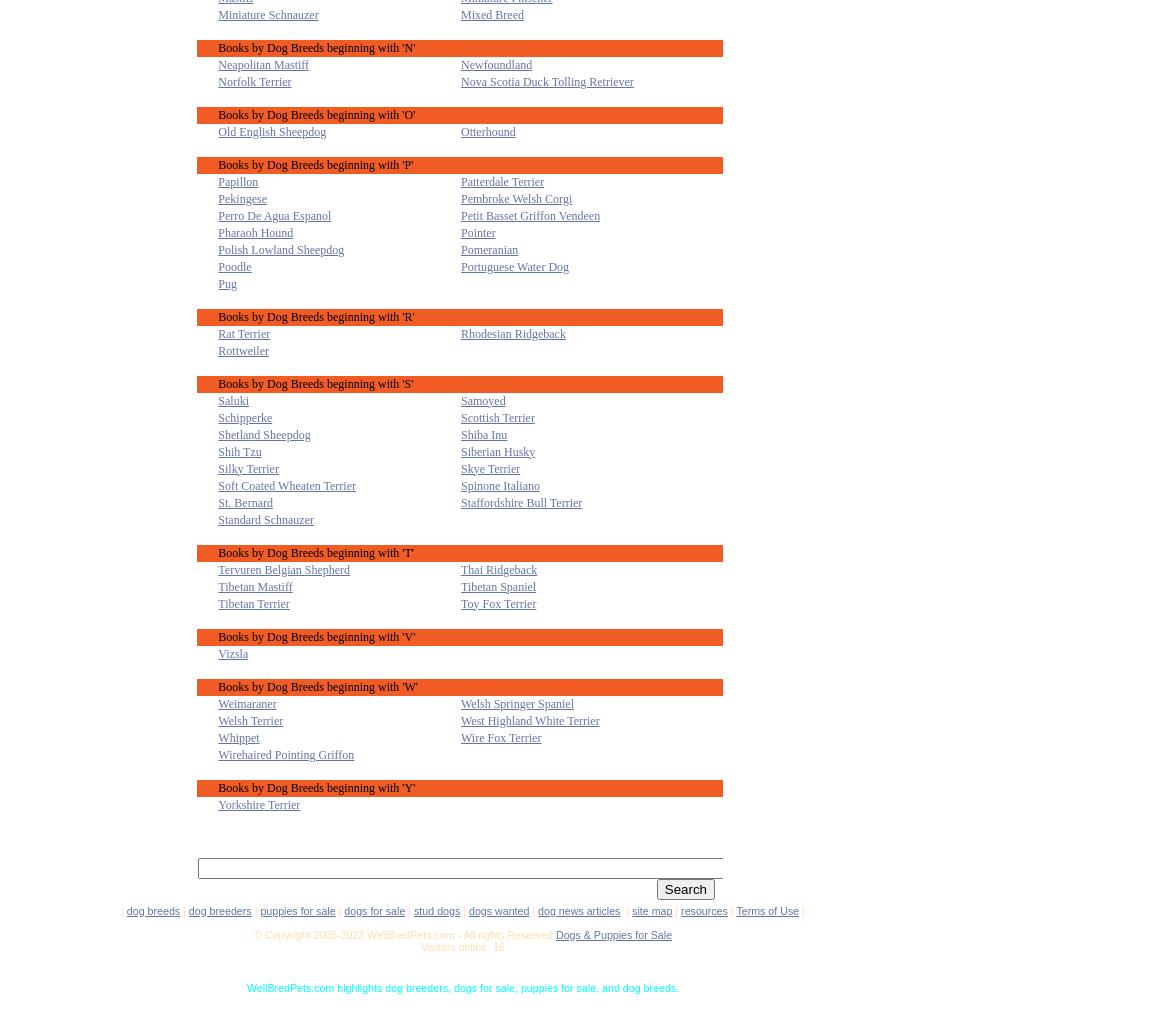 This screenshot has width=1150, height=1012. I want to click on 'stud dogs', so click(437, 909).